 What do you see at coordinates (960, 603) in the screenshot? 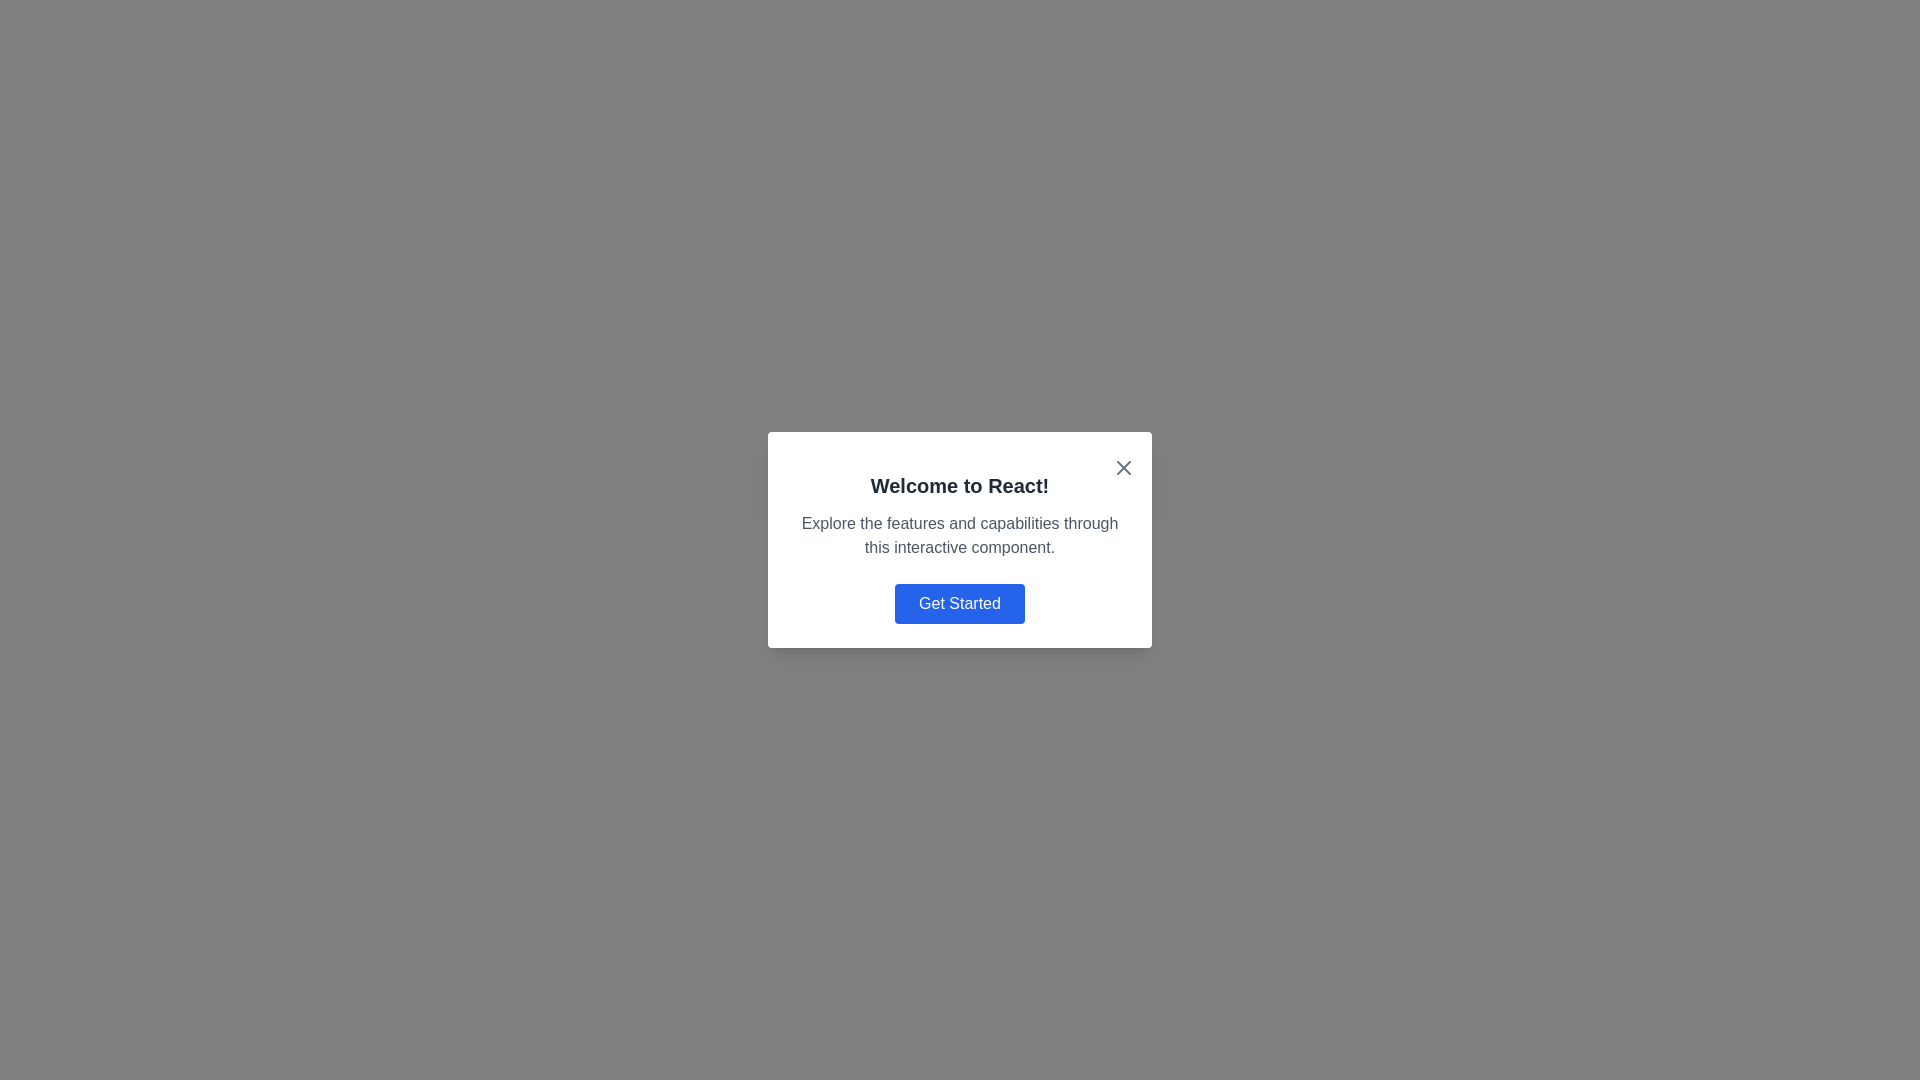
I see `the call-to-action button located at the bottom of the content area, centered horizontally, which initiates a process related to exploring the React framework` at bounding box center [960, 603].